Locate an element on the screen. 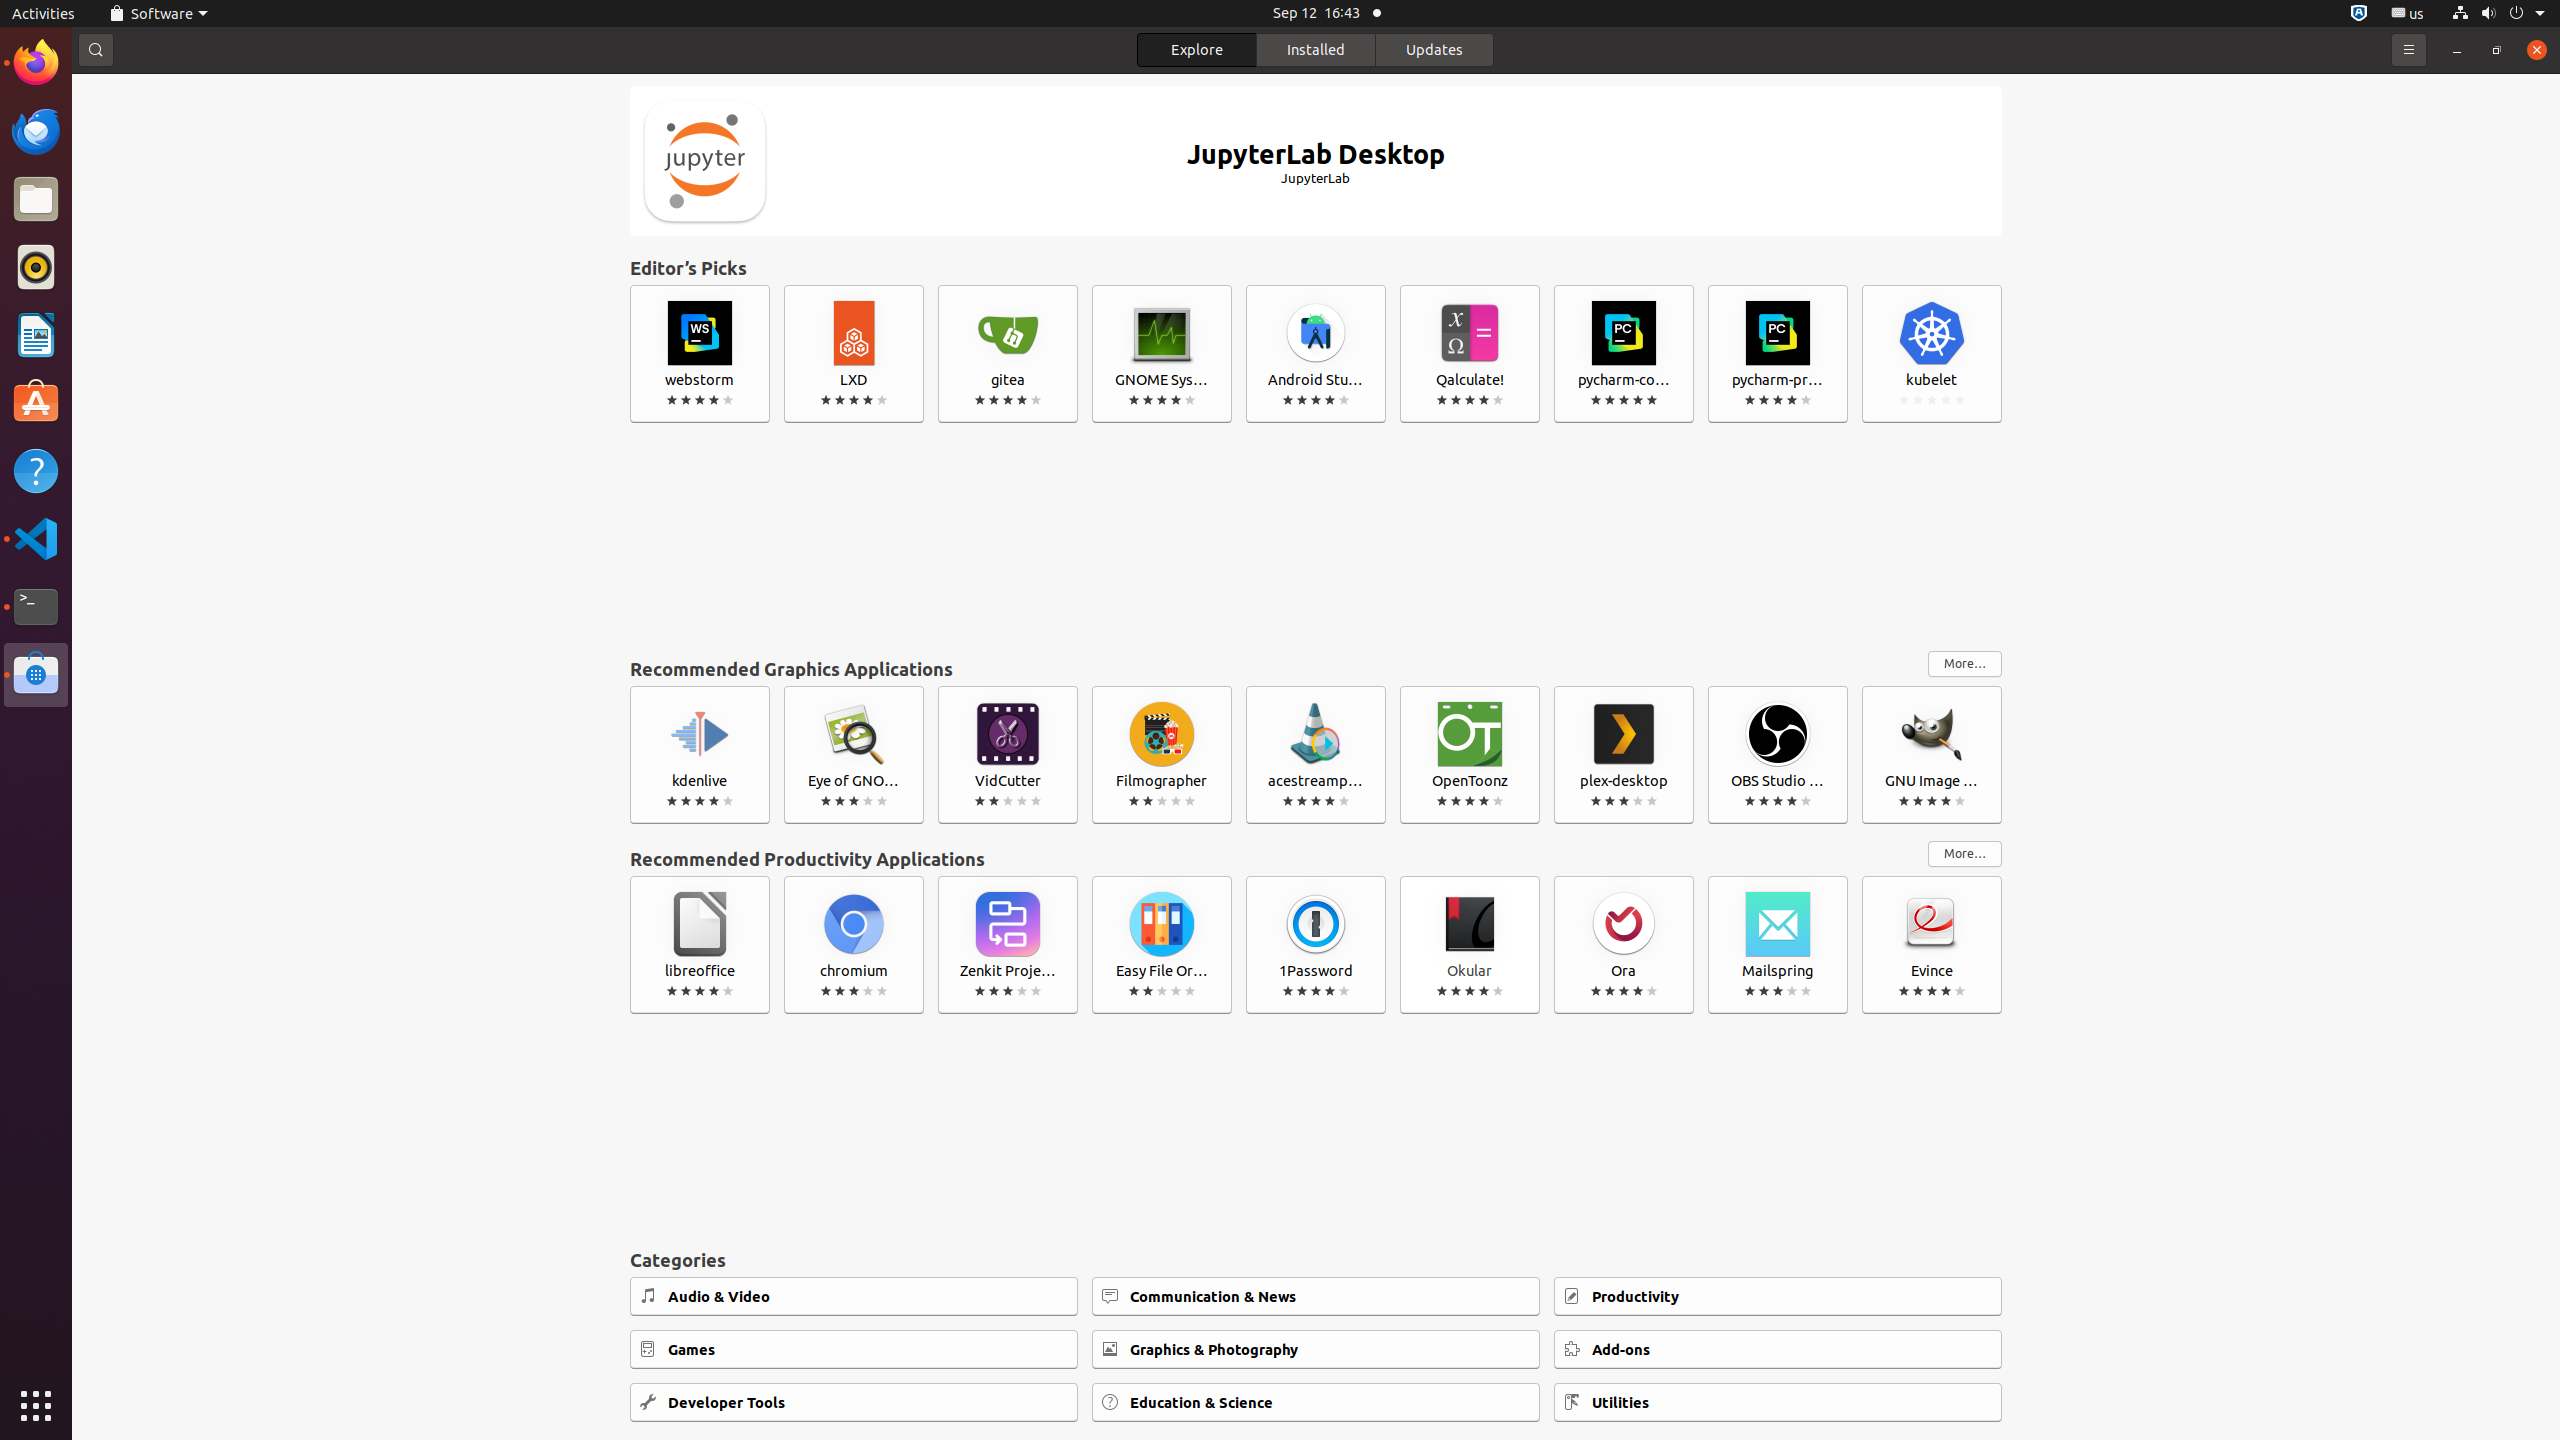 The width and height of the screenshot is (2560, 1440). 'acestreamplayer' is located at coordinates (1316, 754).